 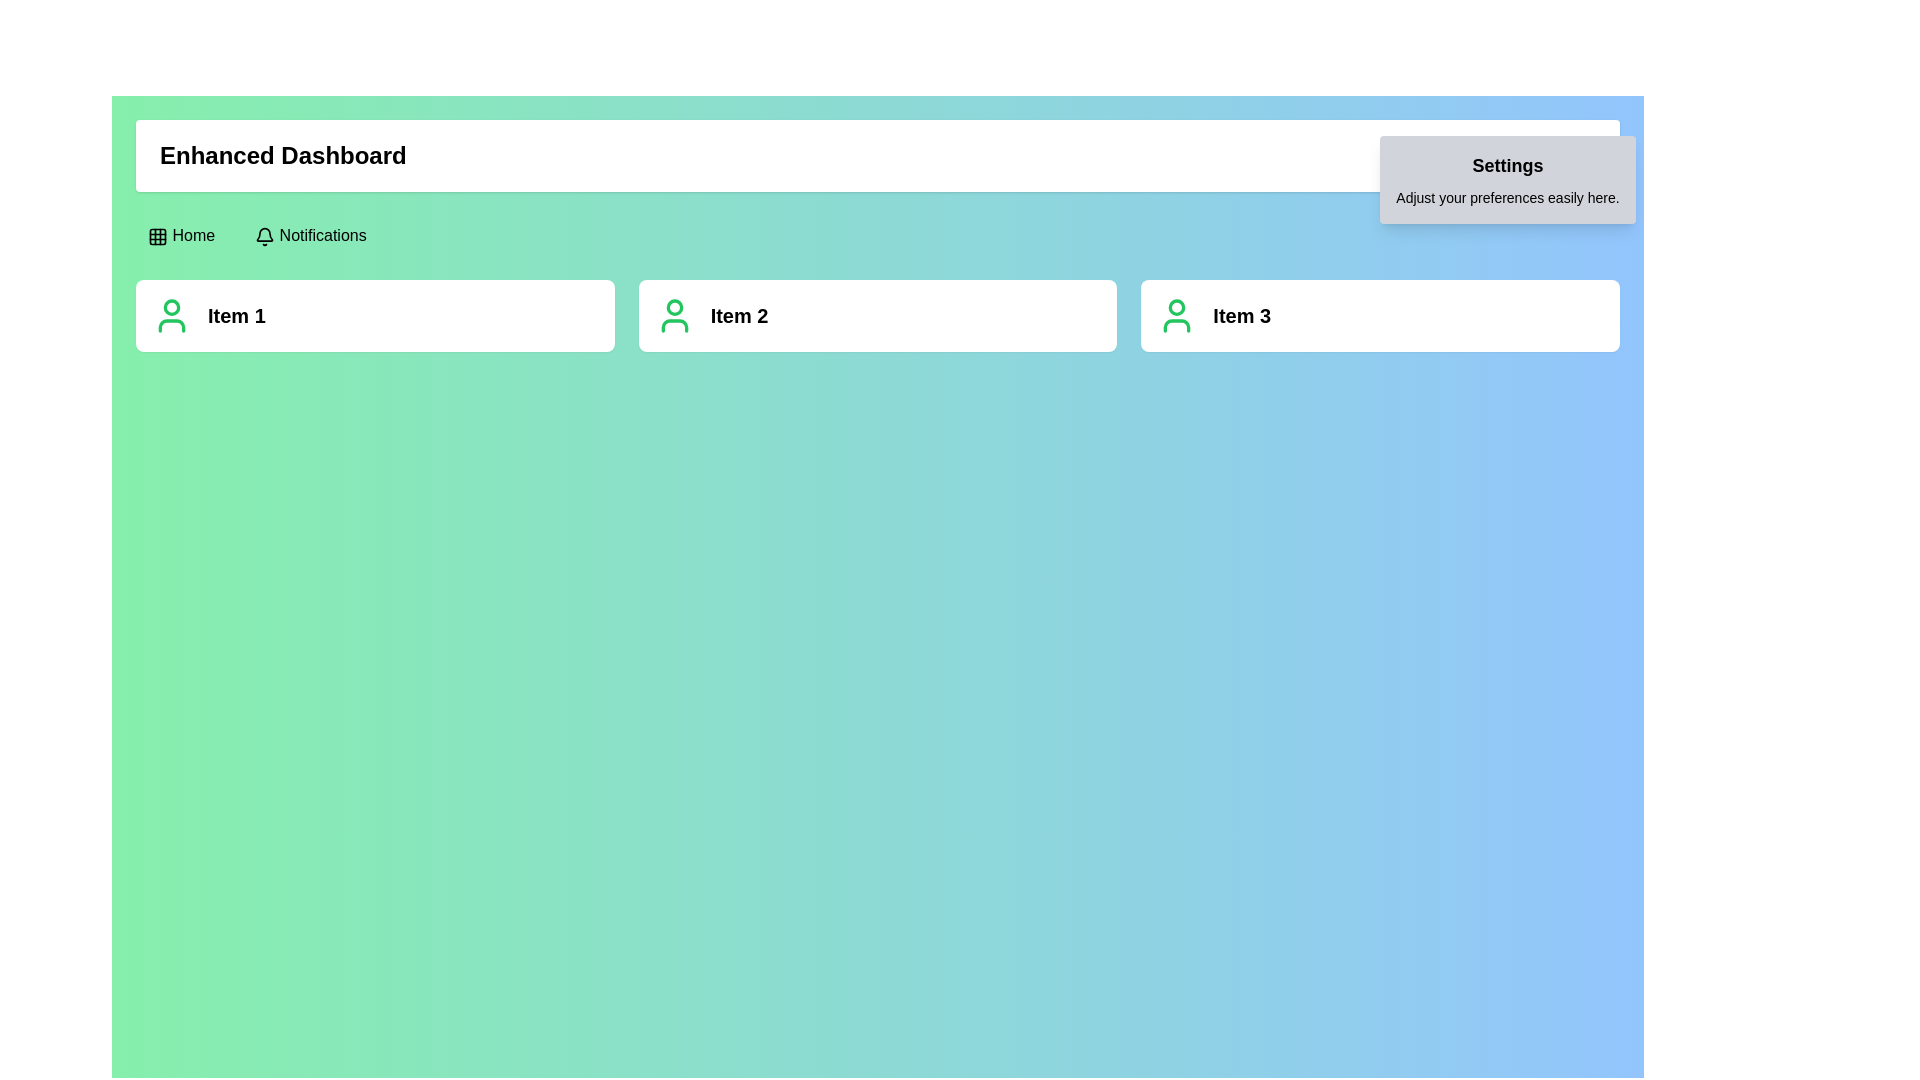 I want to click on the 'Notifications' button, which is a rectangular button with a bell icon and text, located in the top-left horizontal navigation bar, so click(x=309, y=234).